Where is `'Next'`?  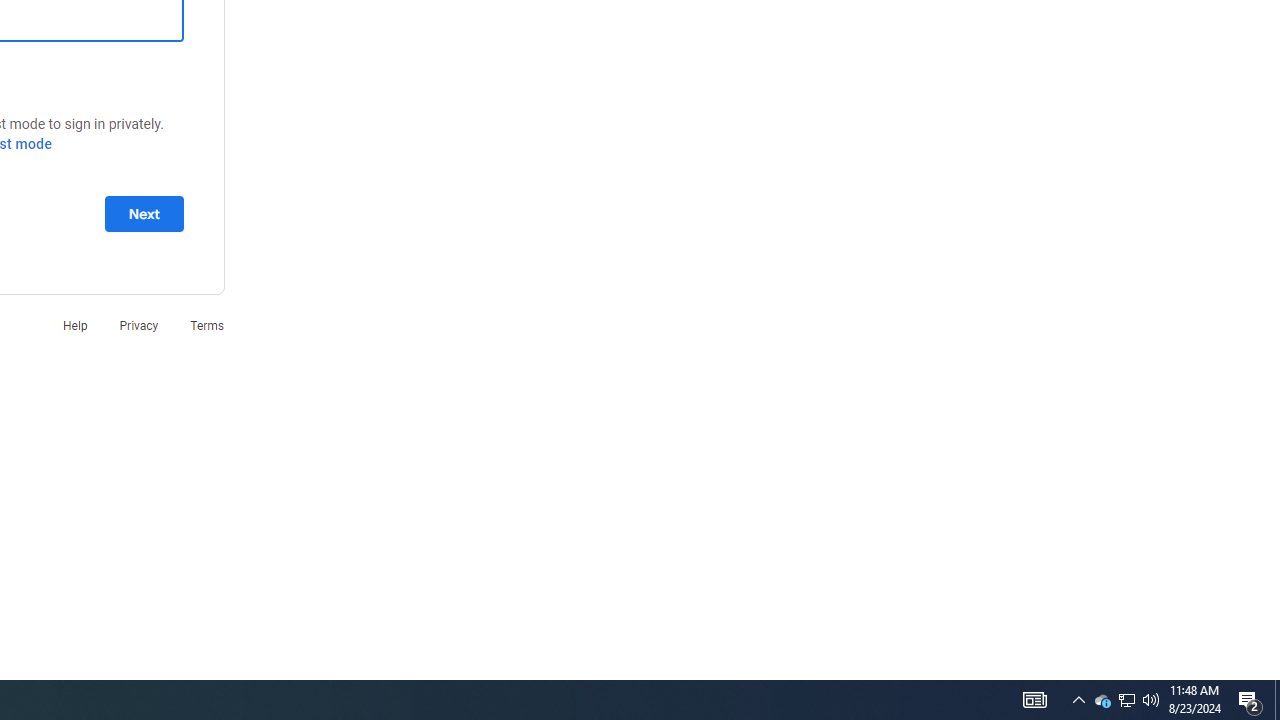
'Next' is located at coordinates (143, 213).